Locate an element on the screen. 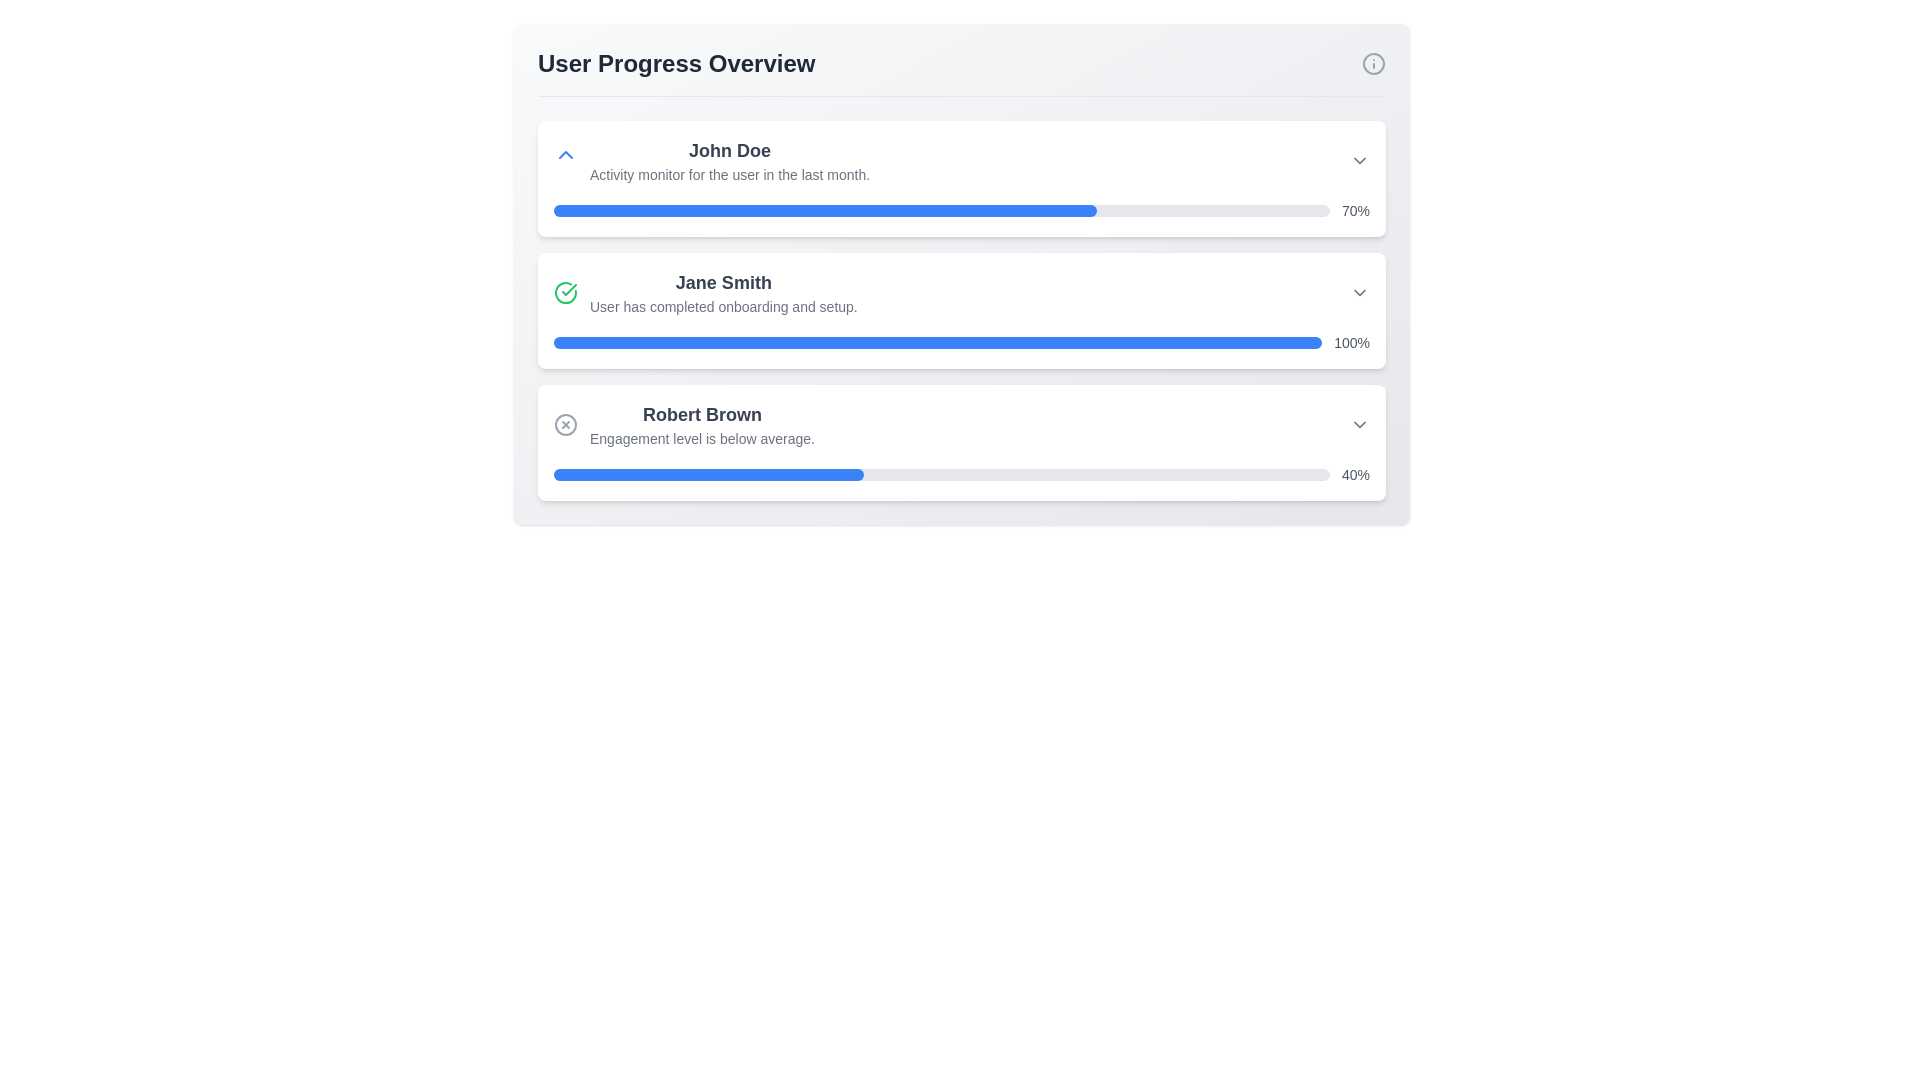 This screenshot has width=1920, height=1080. the user summary row displaying 'Robert Brown' in the 'User Progress Overview' section is located at coordinates (702, 423).